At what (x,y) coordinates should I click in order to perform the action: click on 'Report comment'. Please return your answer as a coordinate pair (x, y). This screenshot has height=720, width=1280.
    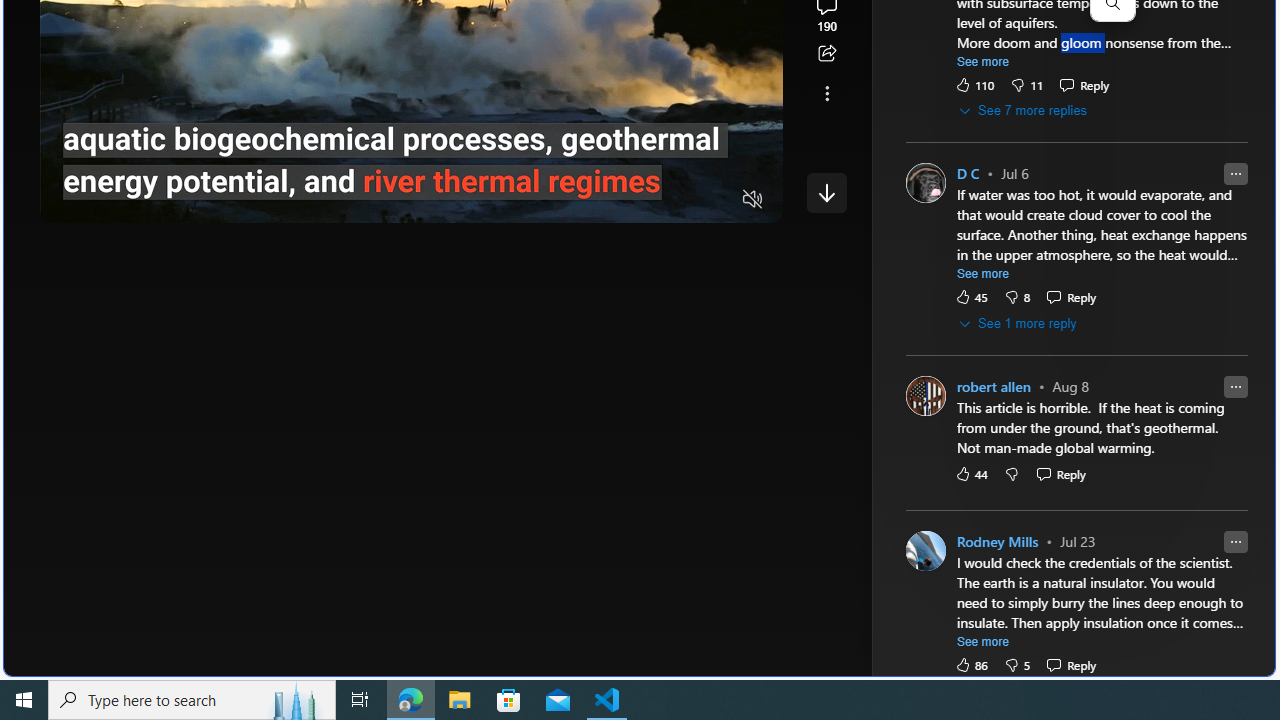
    Looking at the image, I should click on (1234, 541).